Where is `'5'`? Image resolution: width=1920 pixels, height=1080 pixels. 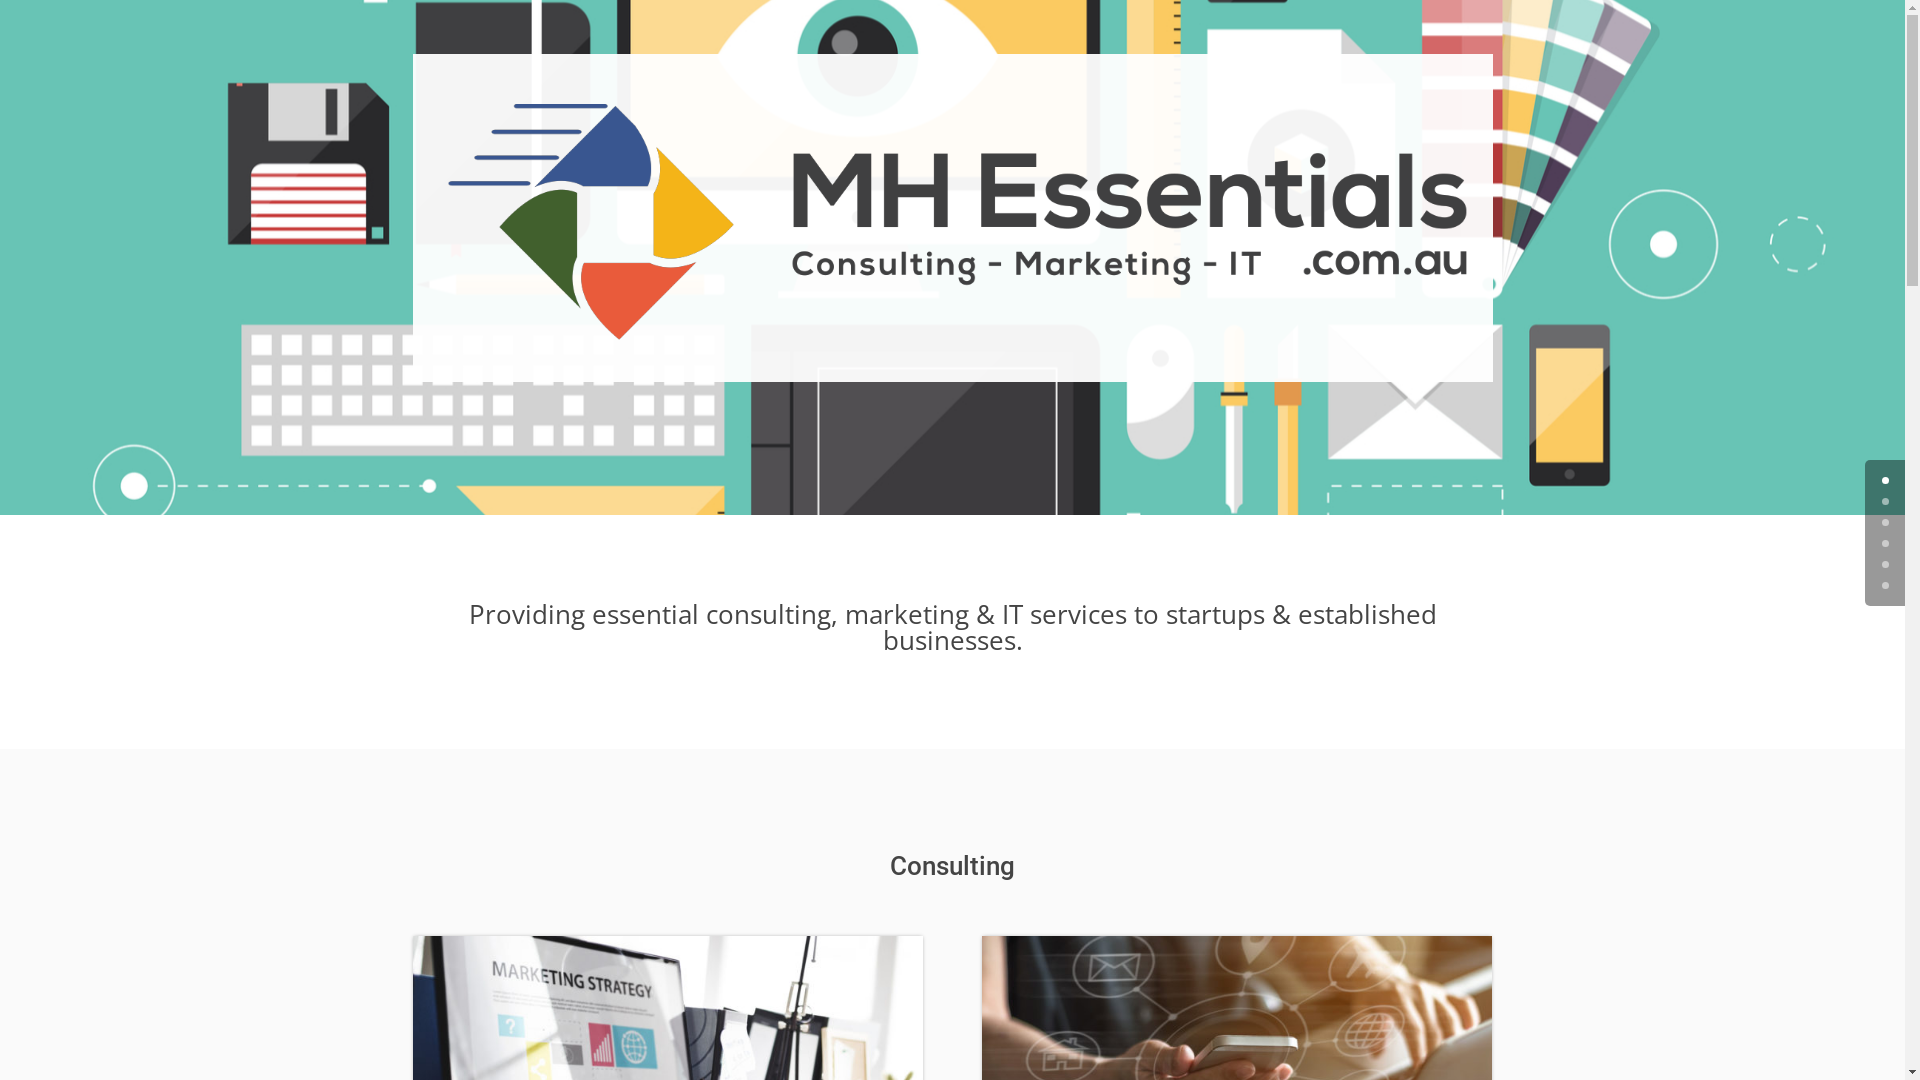 '5' is located at coordinates (1884, 585).